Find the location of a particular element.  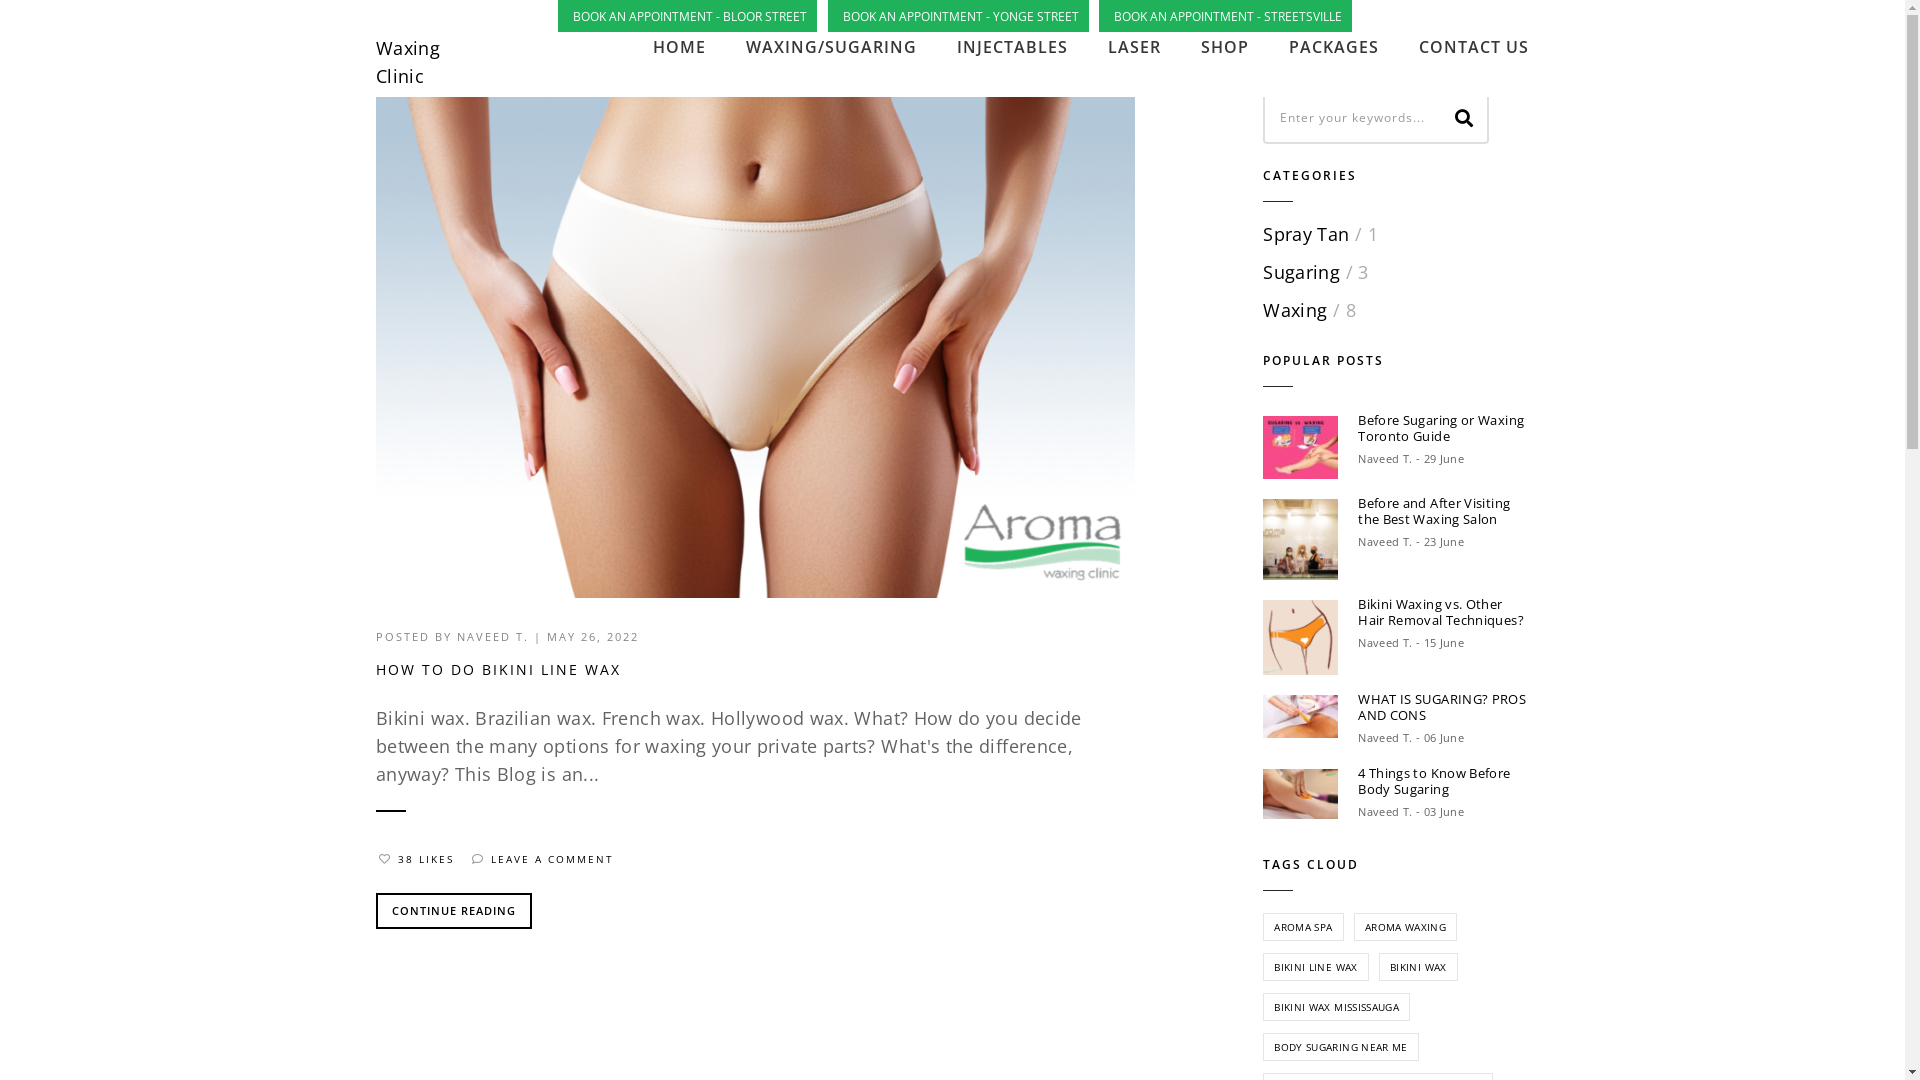

'Sugaring' is located at coordinates (1301, 272).